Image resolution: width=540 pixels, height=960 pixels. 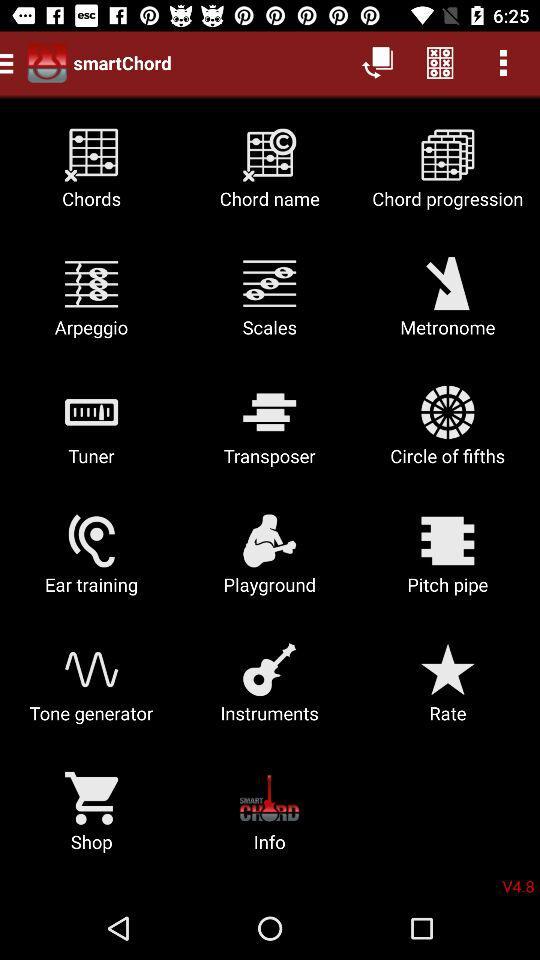 What do you see at coordinates (269, 174) in the screenshot?
I see `item to the right of chords icon` at bounding box center [269, 174].